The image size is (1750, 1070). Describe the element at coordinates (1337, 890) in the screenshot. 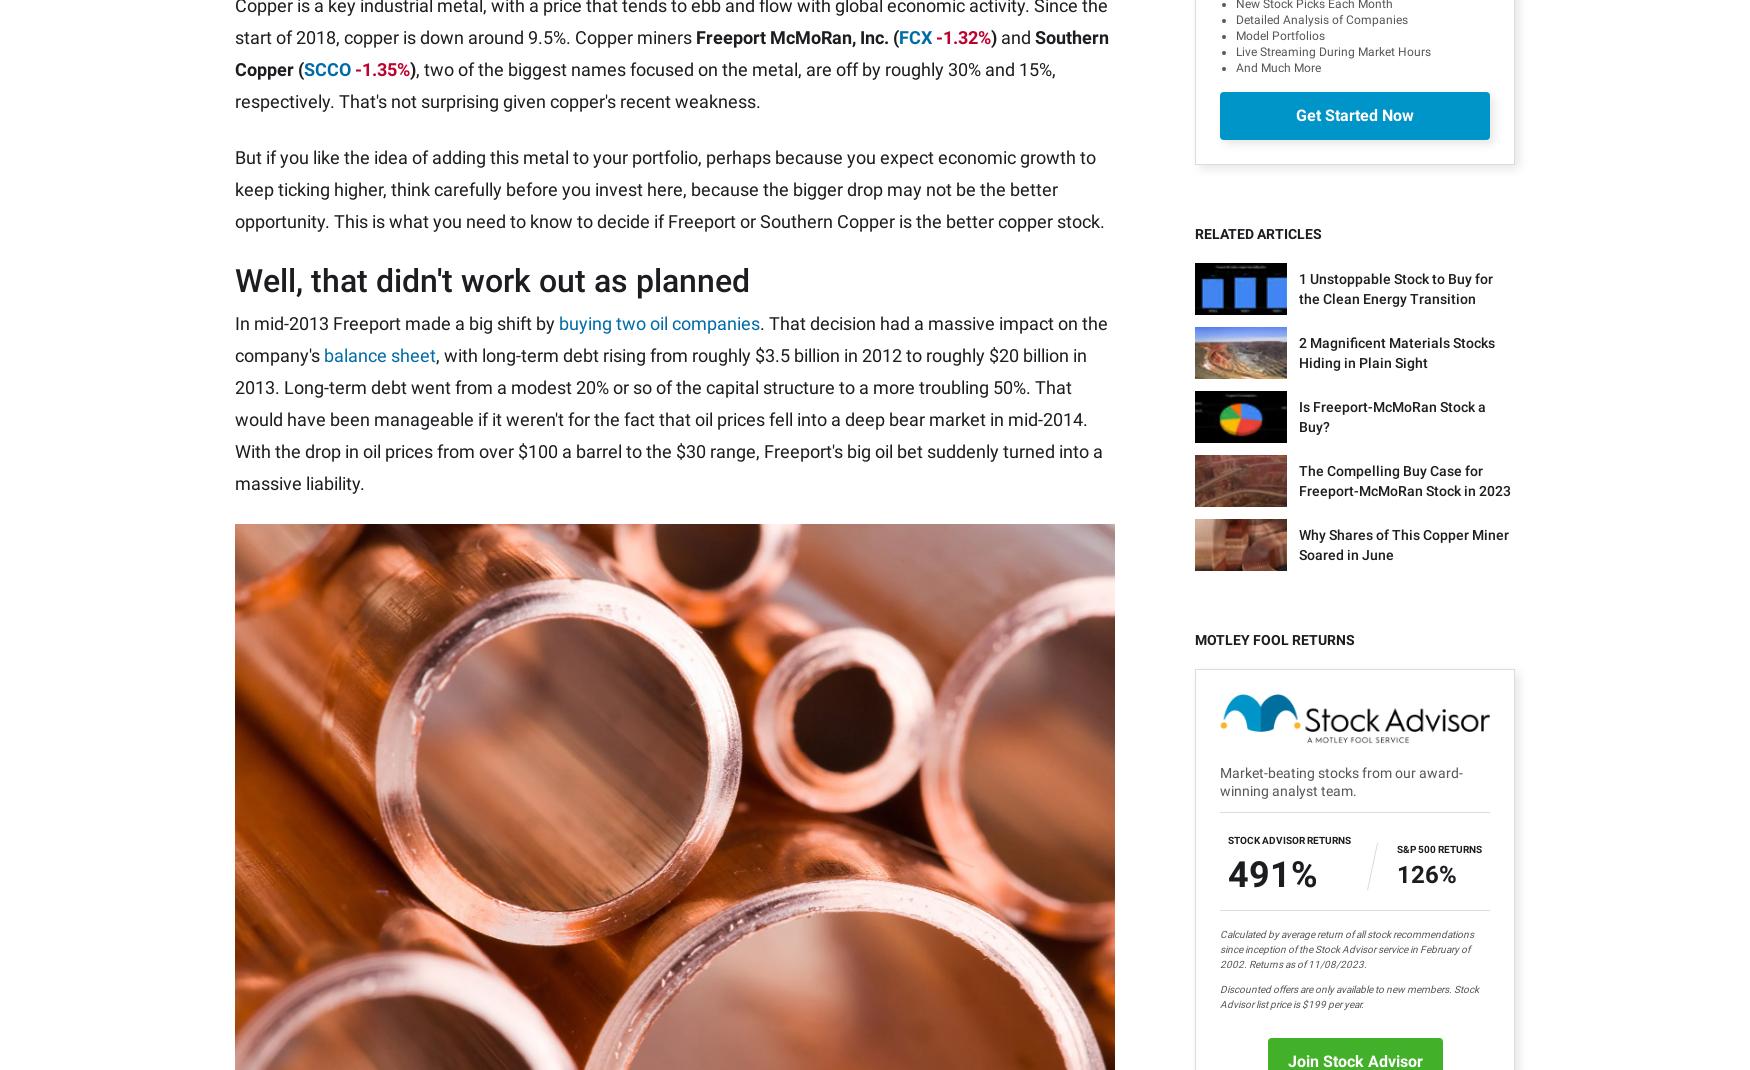

I see `'1623 Capital'` at that location.